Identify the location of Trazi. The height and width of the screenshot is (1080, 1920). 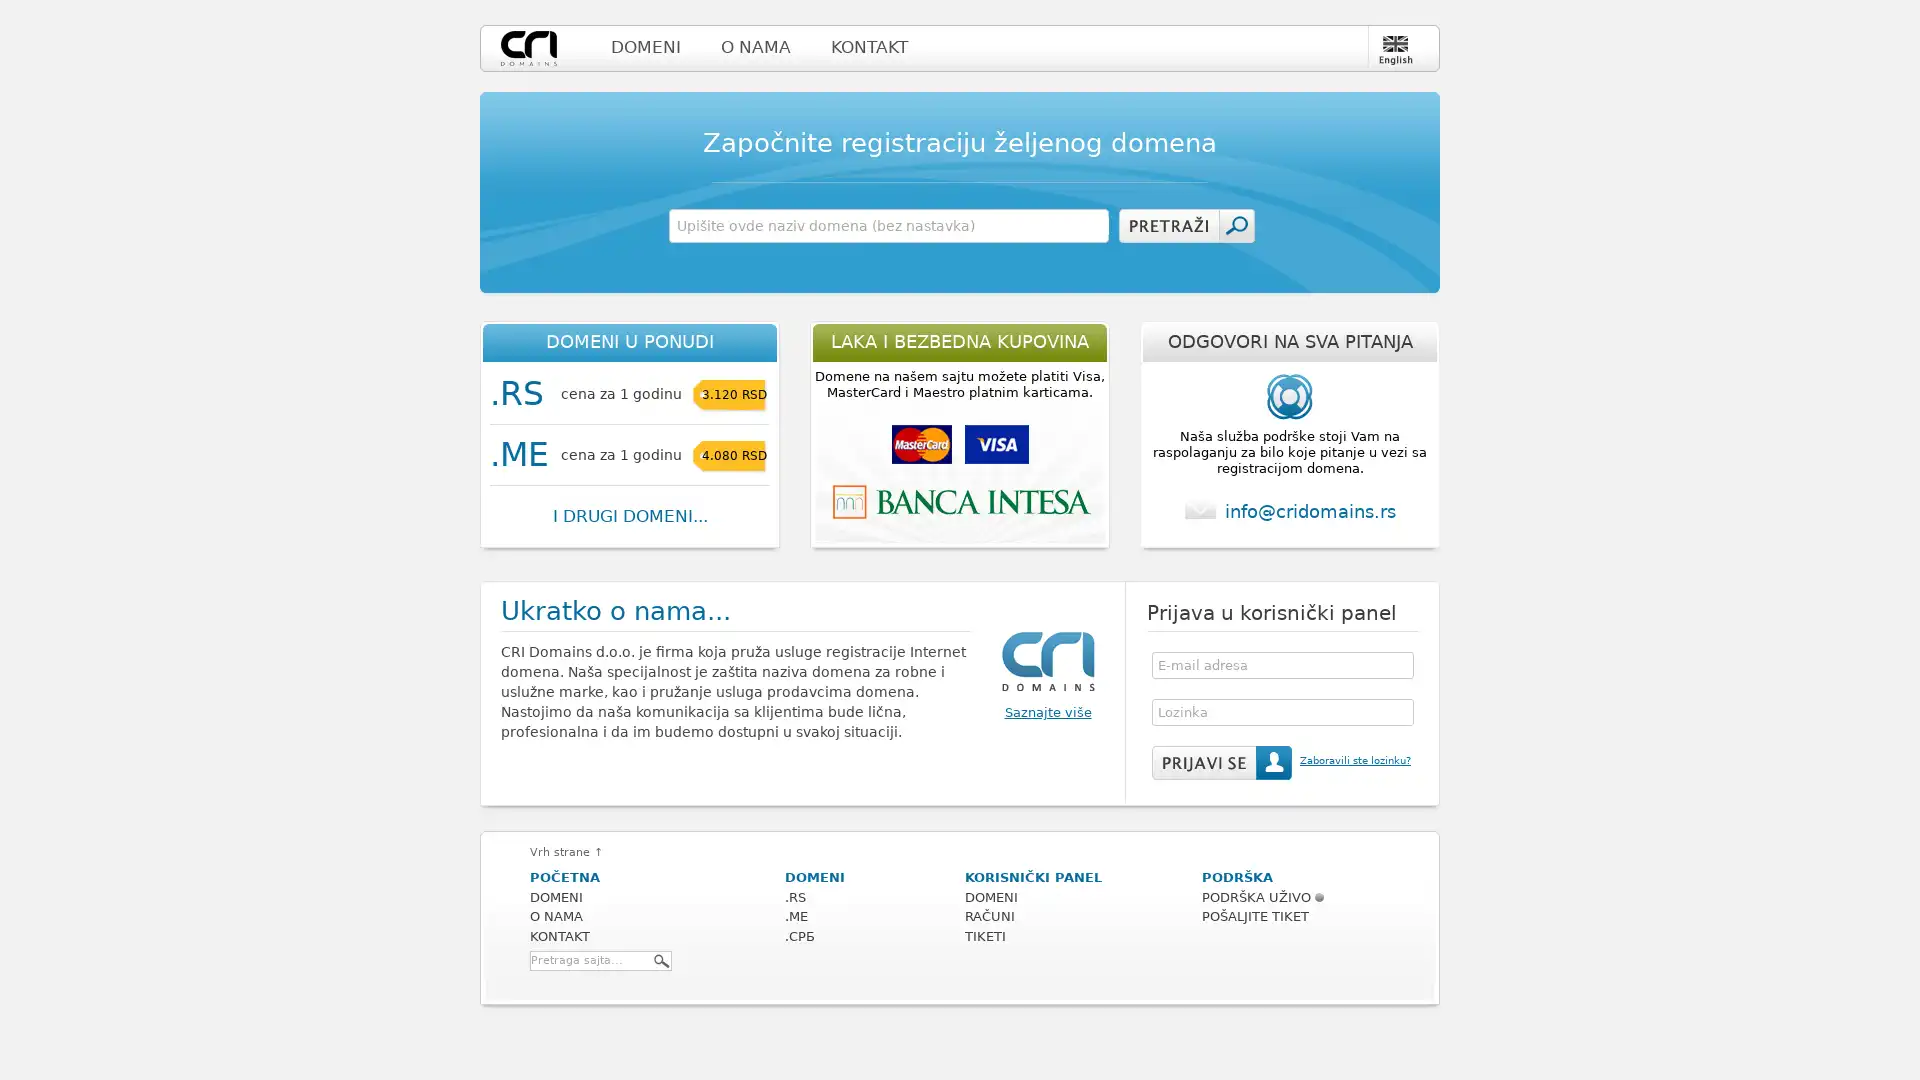
(662, 959).